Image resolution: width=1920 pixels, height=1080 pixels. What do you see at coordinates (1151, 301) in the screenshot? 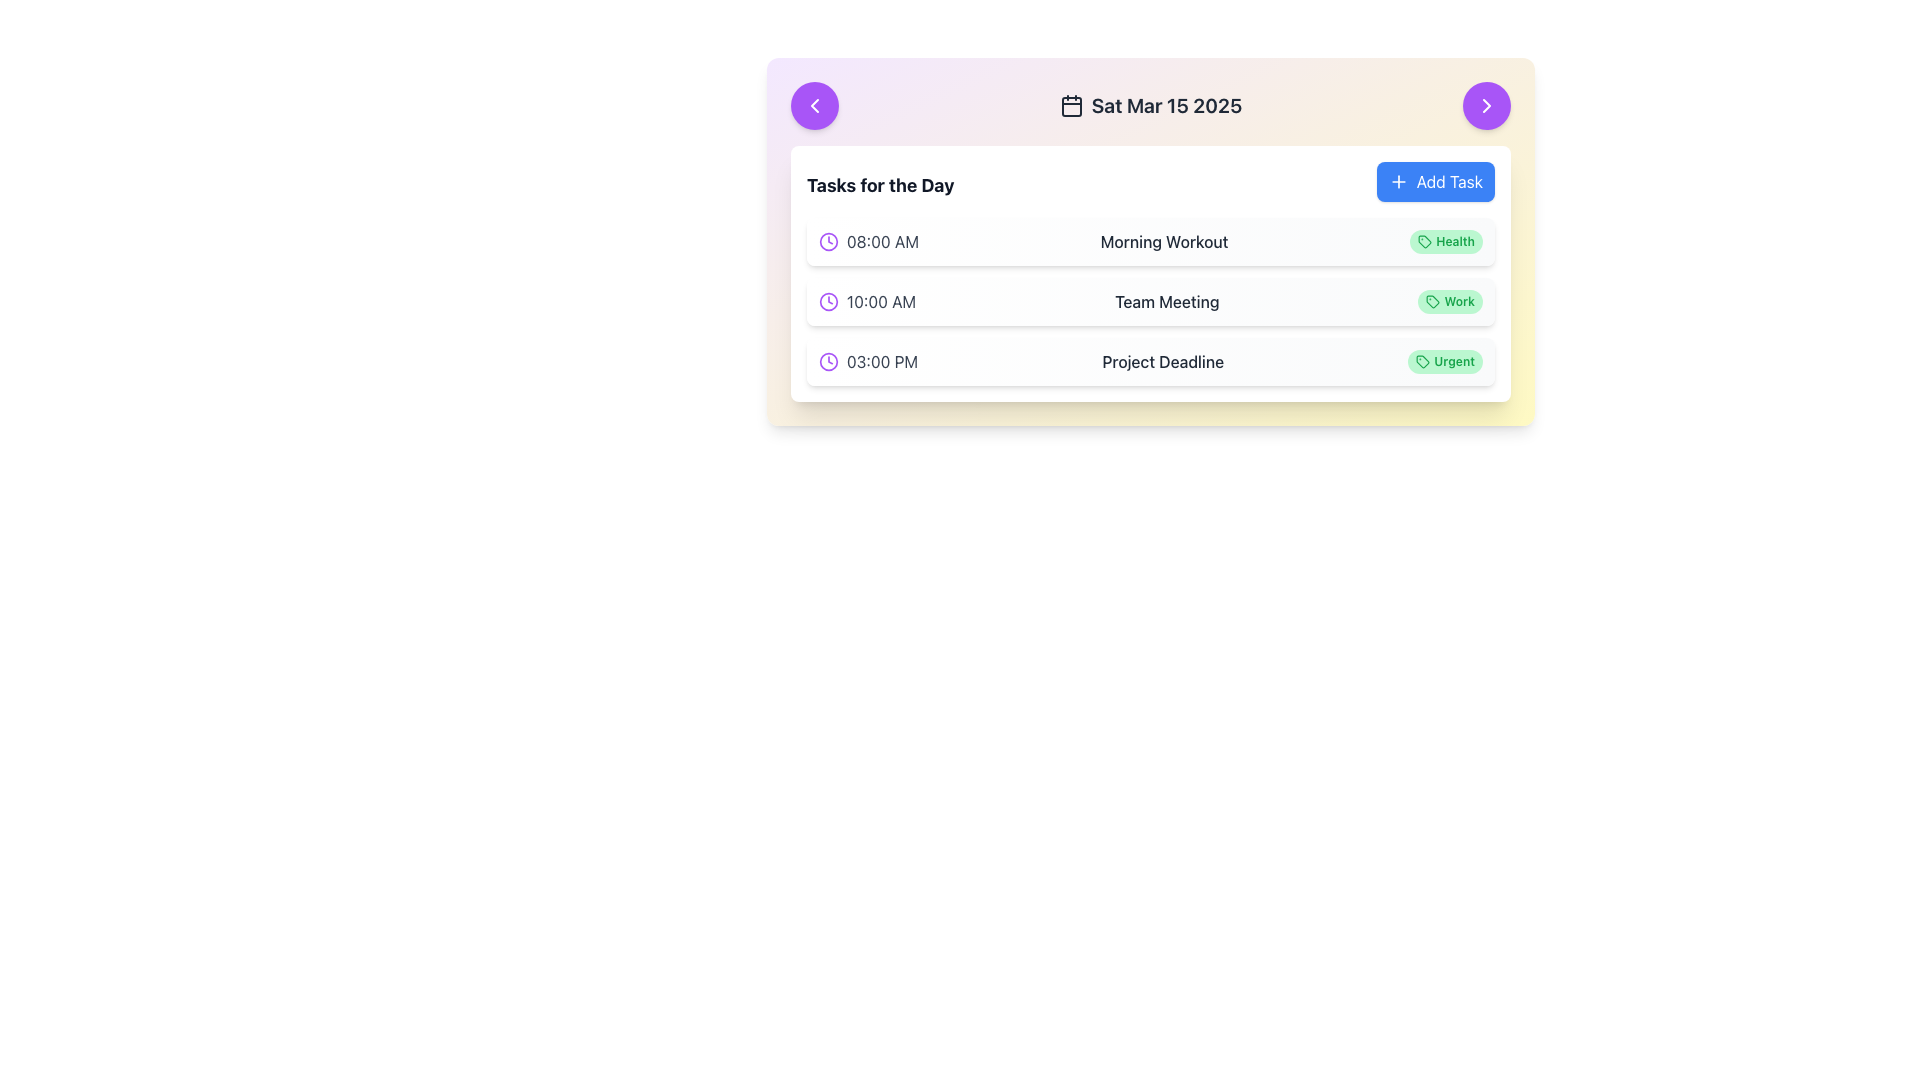
I see `the vertical list of tasks for the day, which displays an overview including the time, name, and category of each task, to possibly reveal more details` at bounding box center [1151, 301].